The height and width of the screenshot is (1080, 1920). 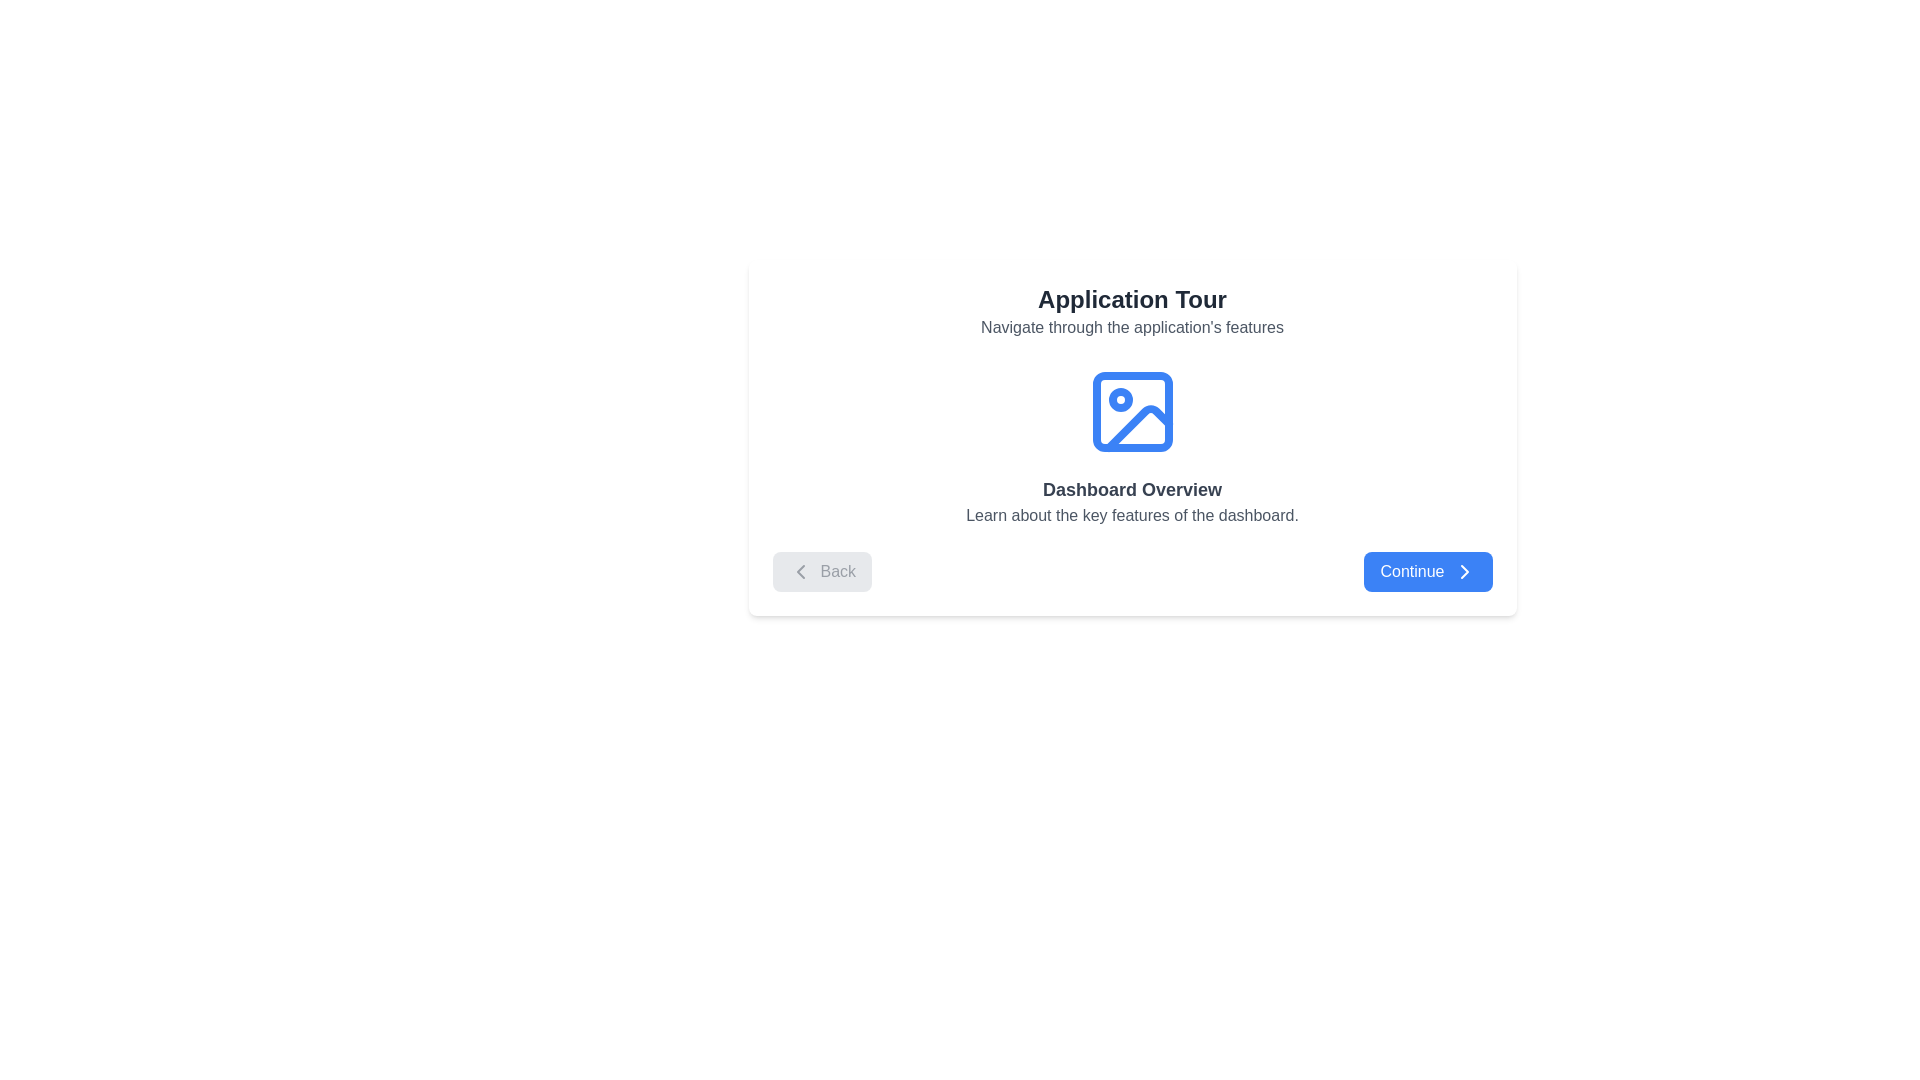 I want to click on the bold text element reading 'Application Tour', which is styled prominently and positioned at the top of a card-like section, so click(x=1132, y=300).